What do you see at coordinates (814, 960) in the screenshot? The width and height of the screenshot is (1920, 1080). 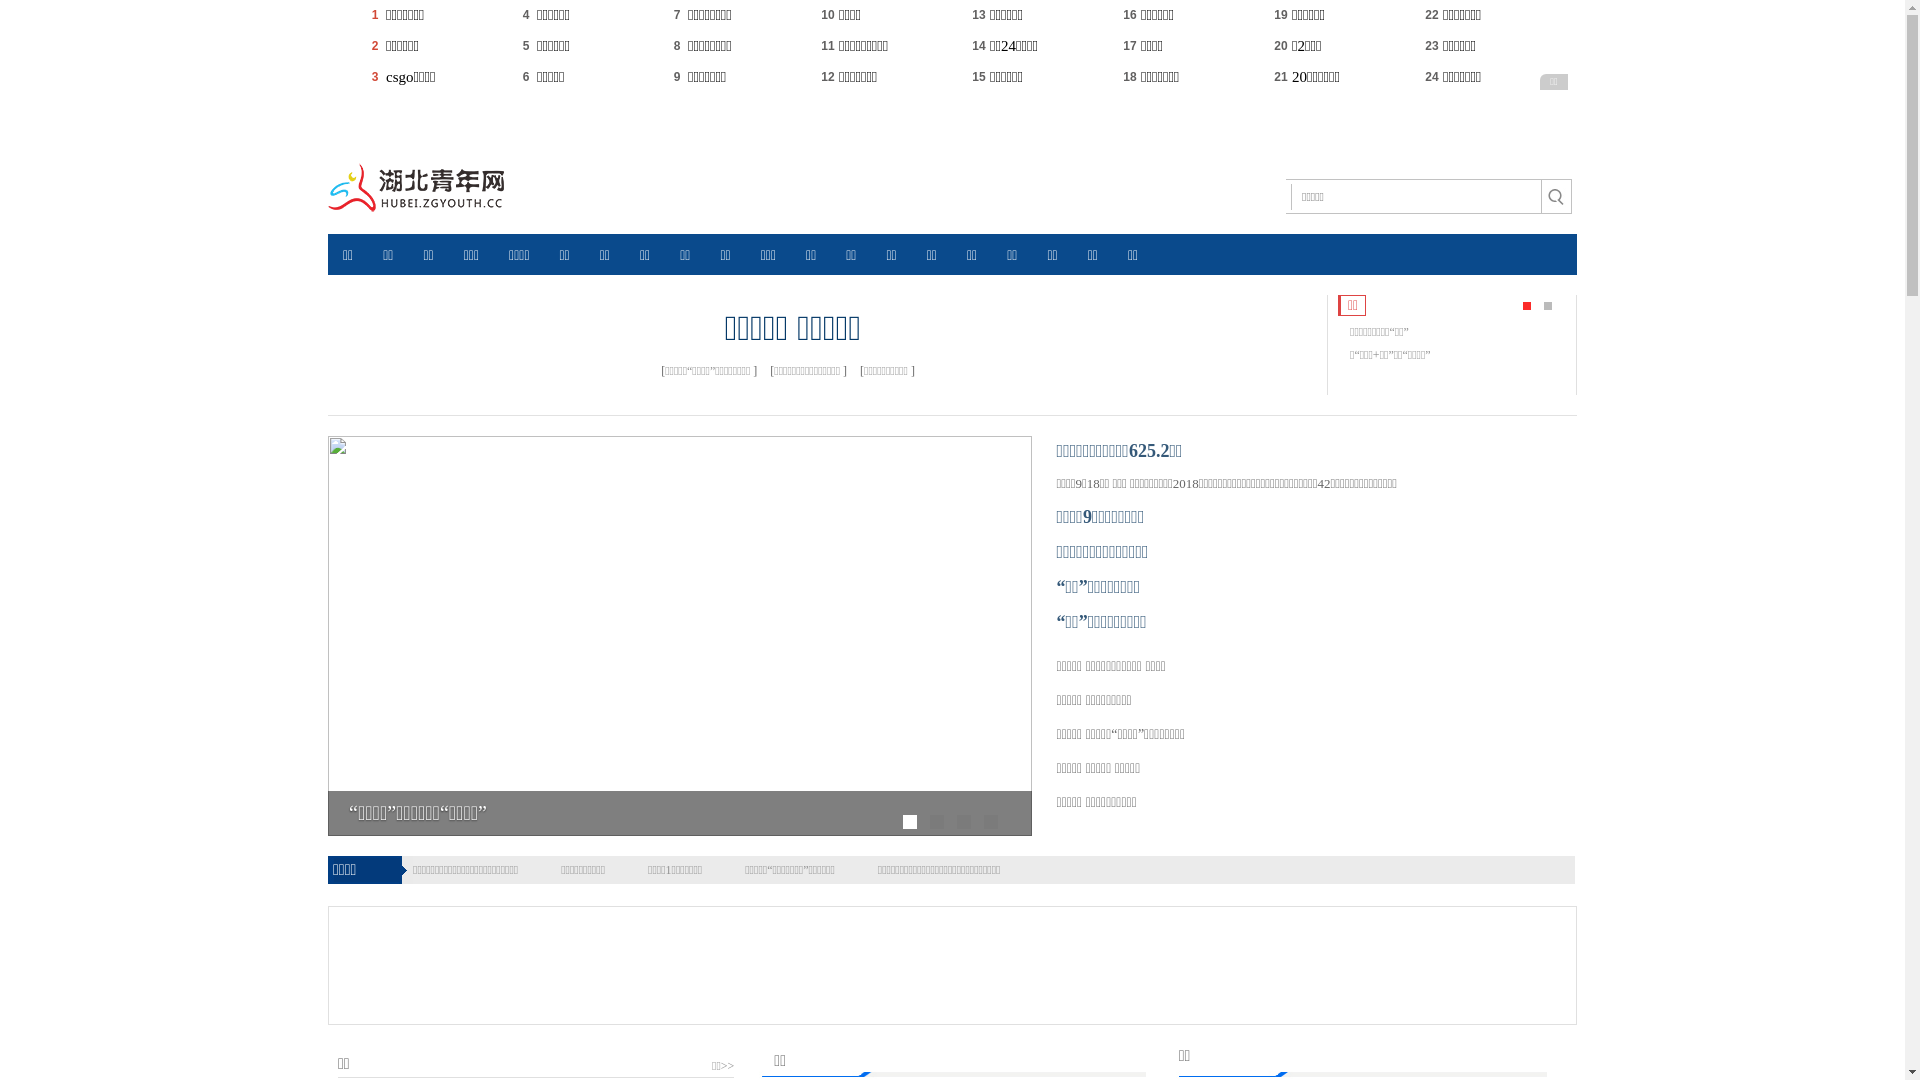 I see `'Advertisement'` at bounding box center [814, 960].